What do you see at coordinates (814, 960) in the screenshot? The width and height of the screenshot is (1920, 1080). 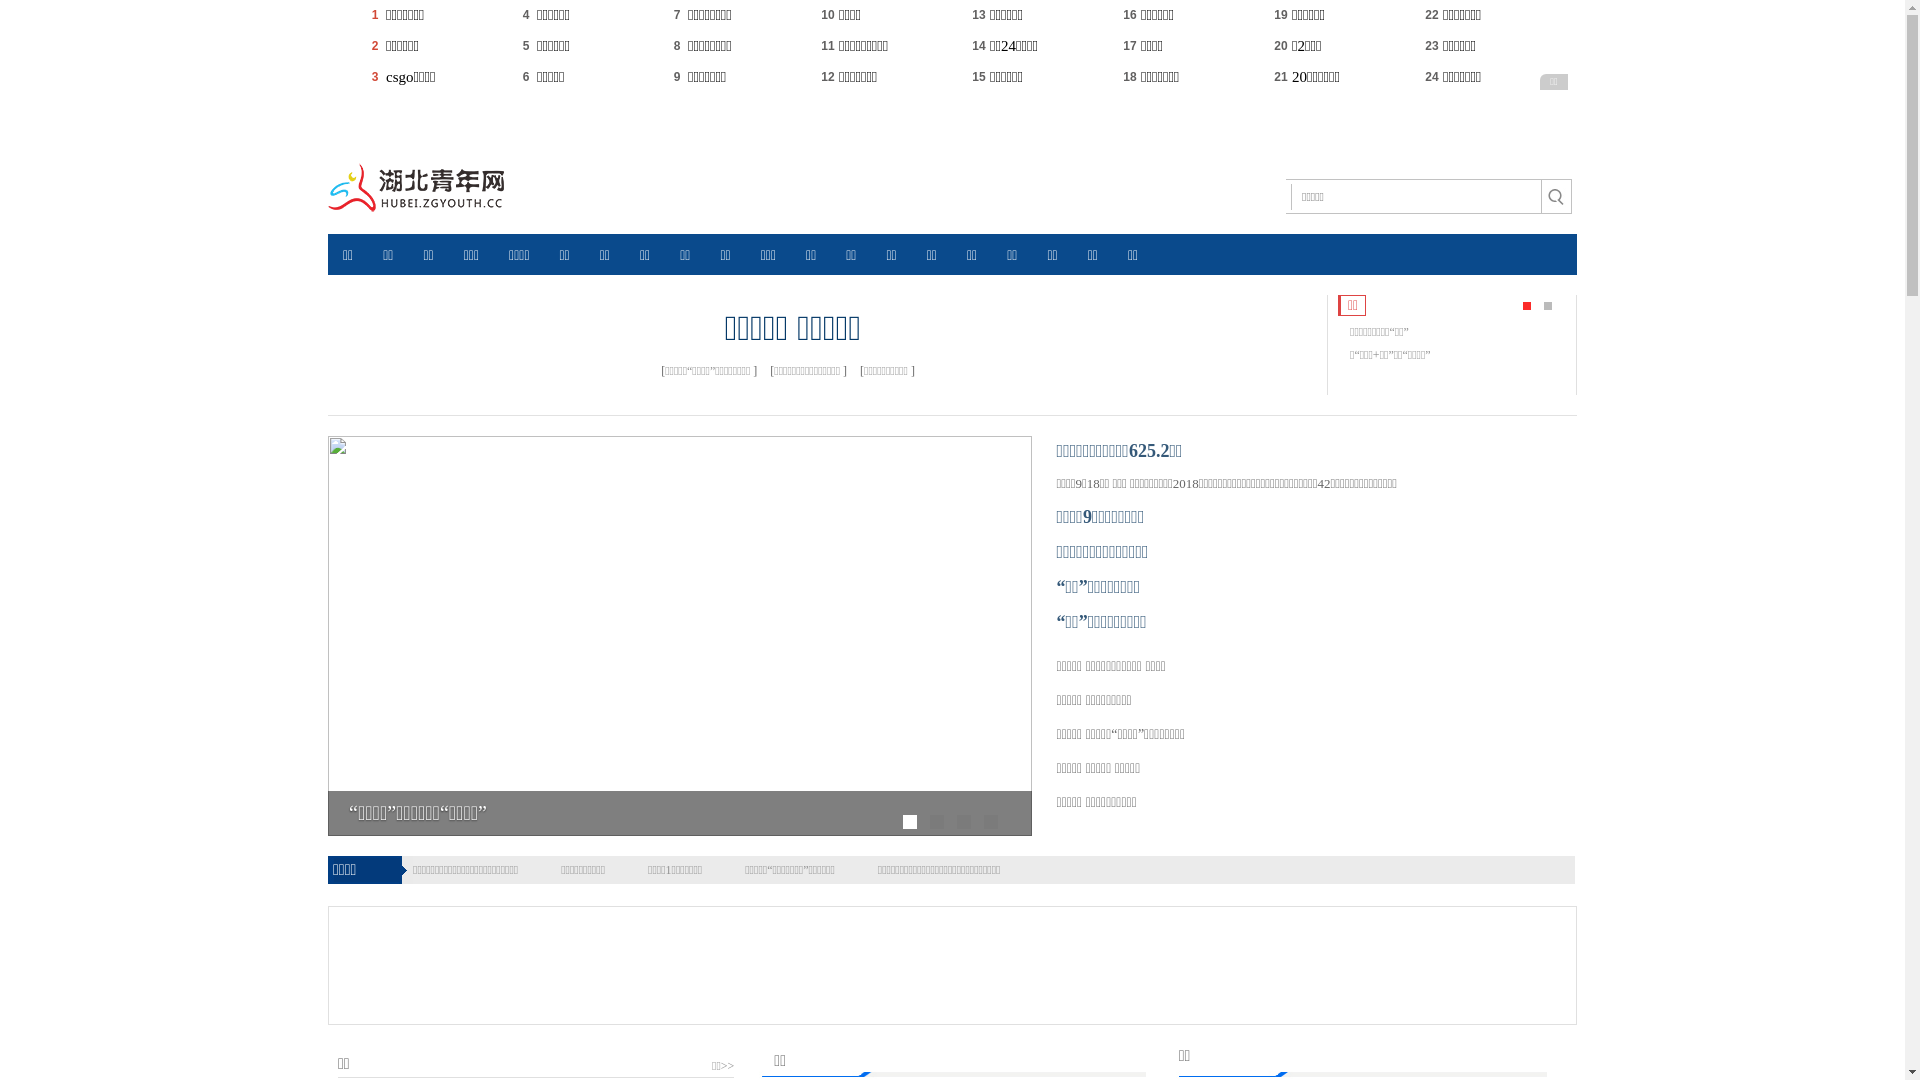 I see `'Advertisement'` at bounding box center [814, 960].